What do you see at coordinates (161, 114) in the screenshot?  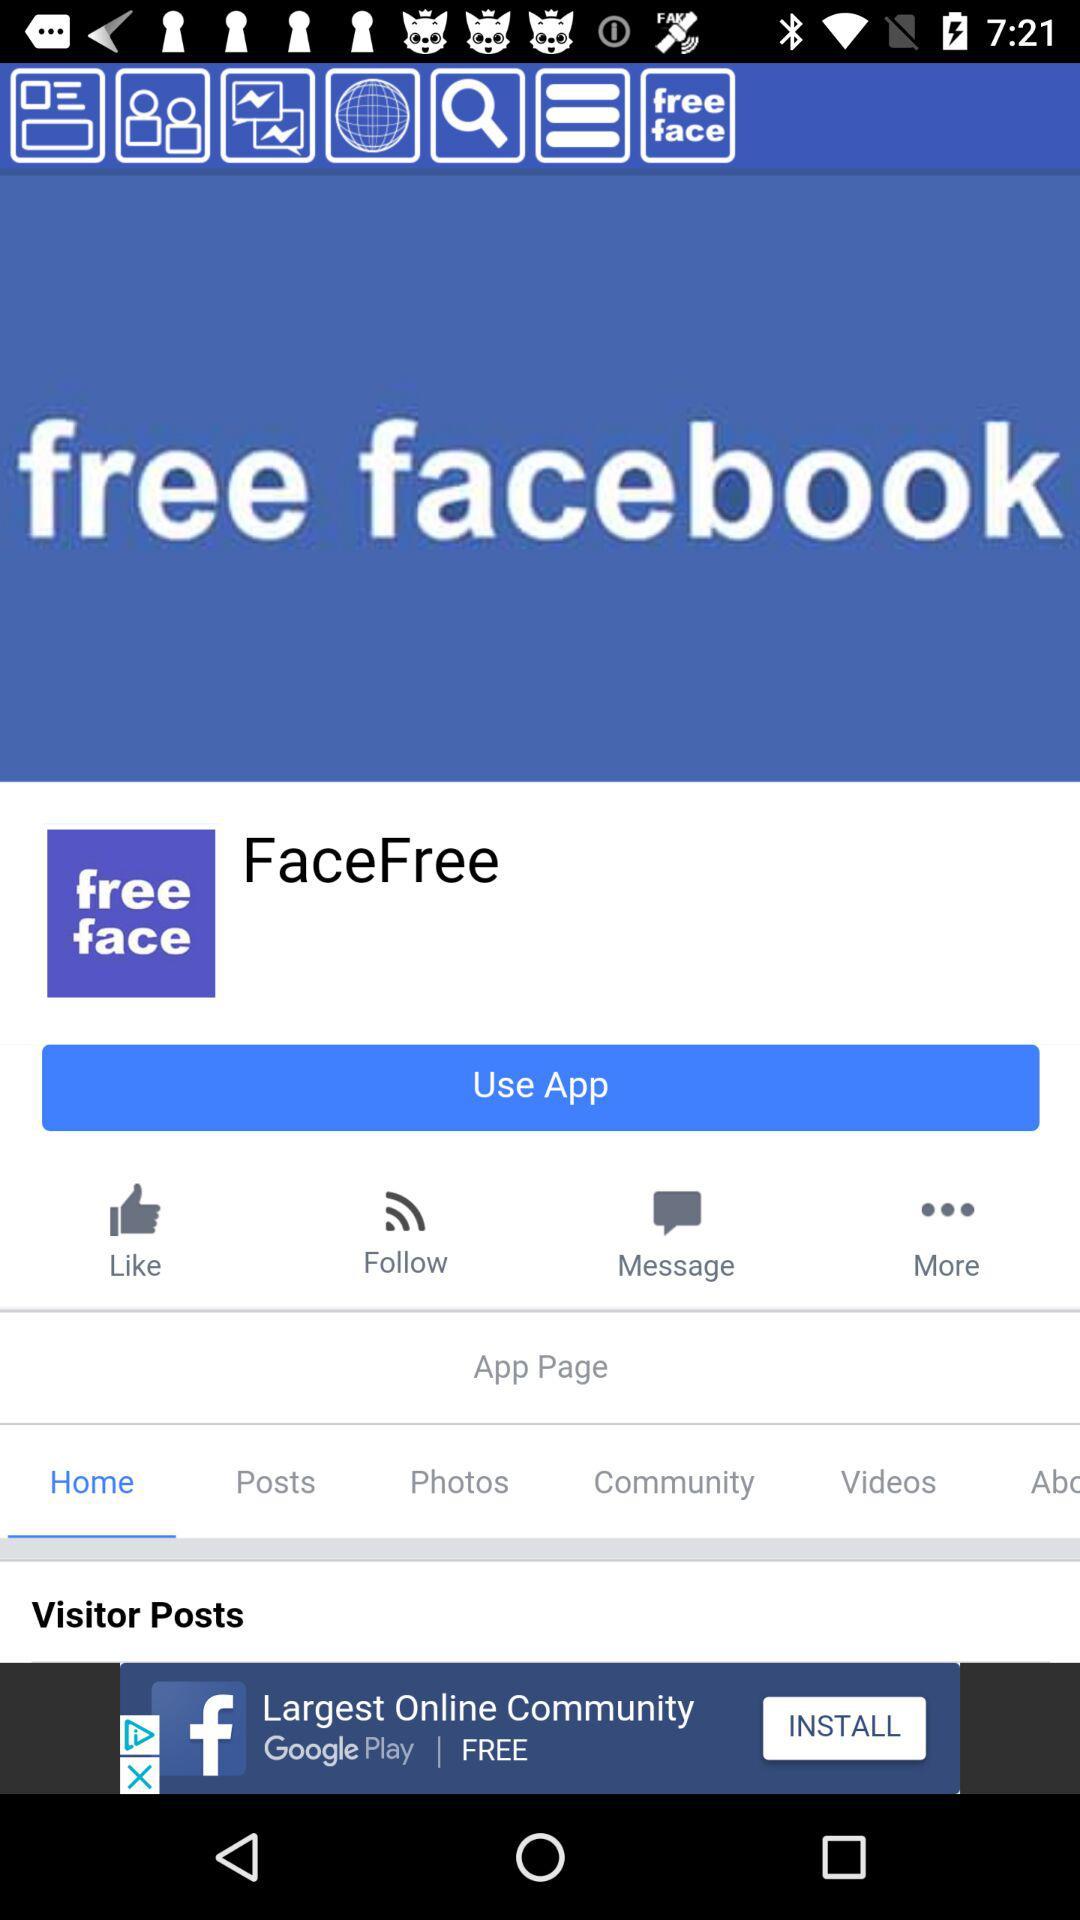 I see `the group icon` at bounding box center [161, 114].